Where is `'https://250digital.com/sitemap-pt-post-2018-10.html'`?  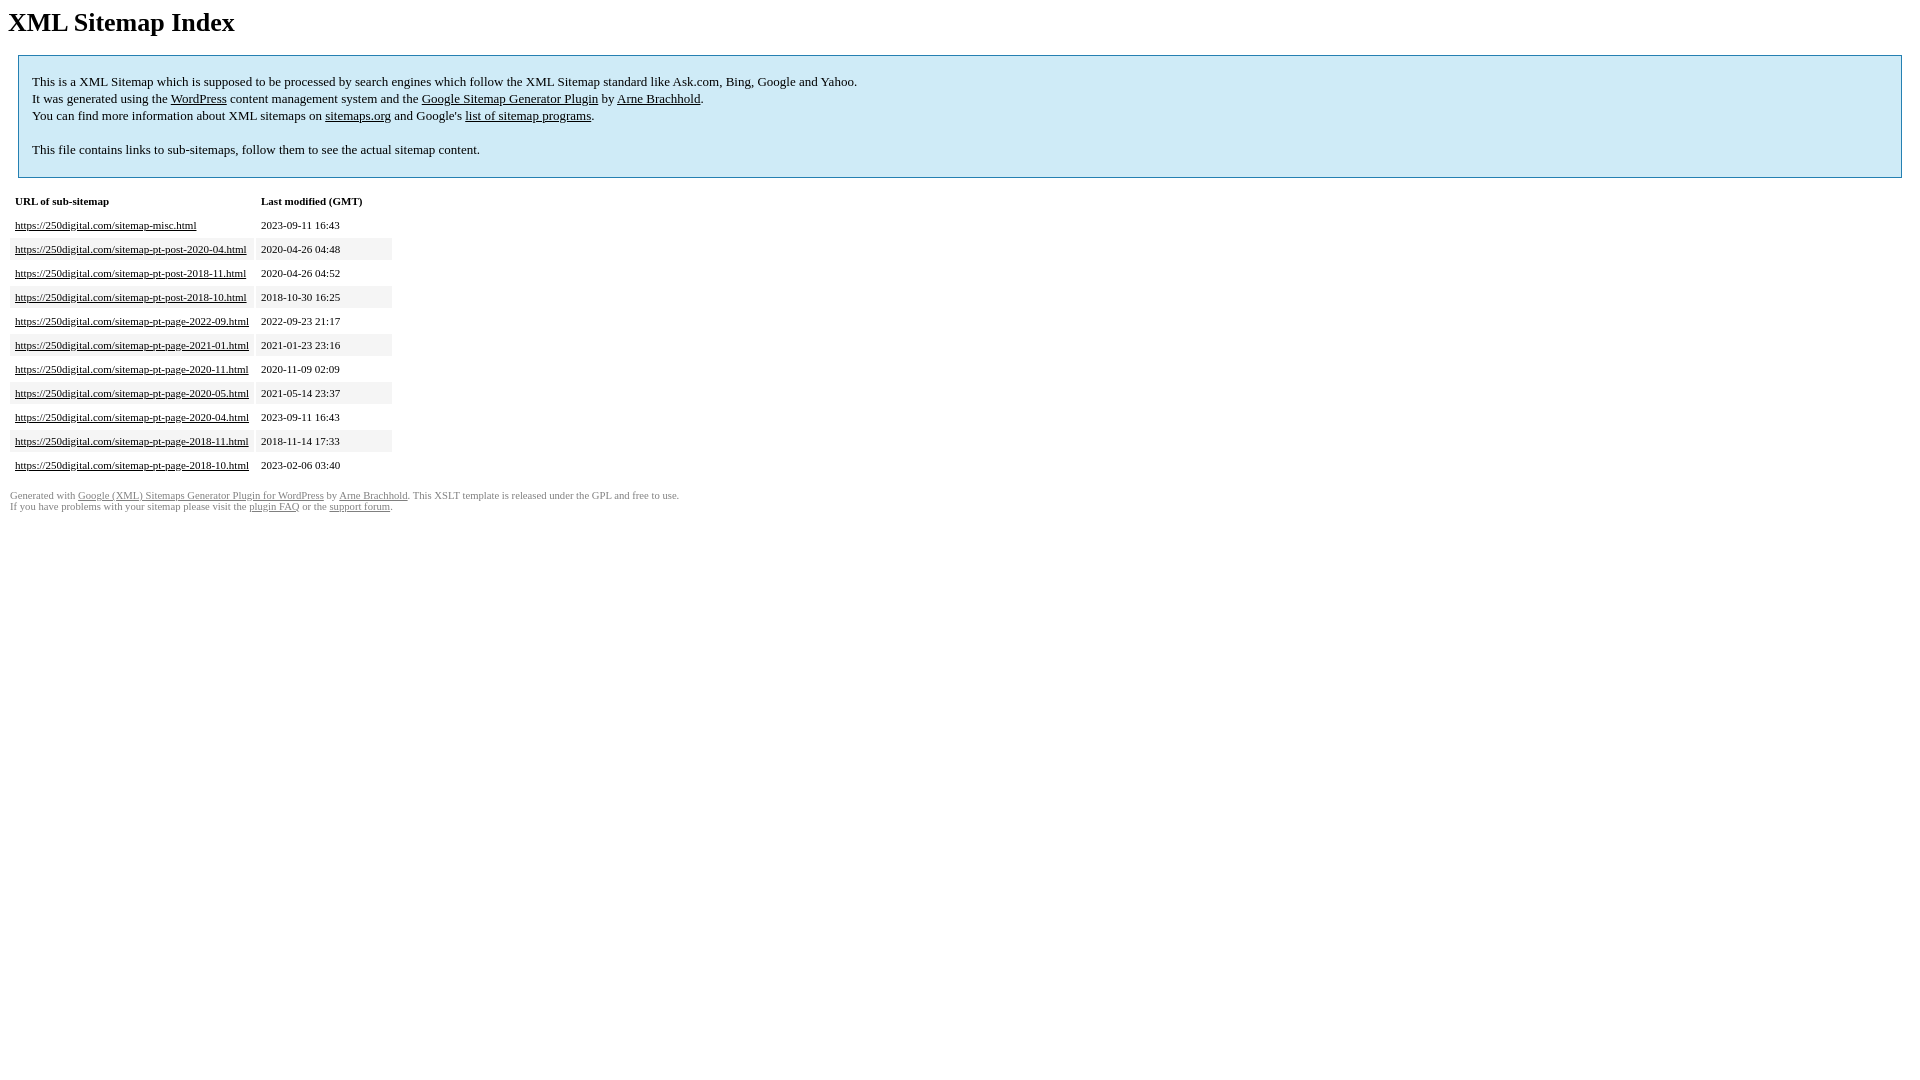 'https://250digital.com/sitemap-pt-post-2018-10.html' is located at coordinates (129, 297).